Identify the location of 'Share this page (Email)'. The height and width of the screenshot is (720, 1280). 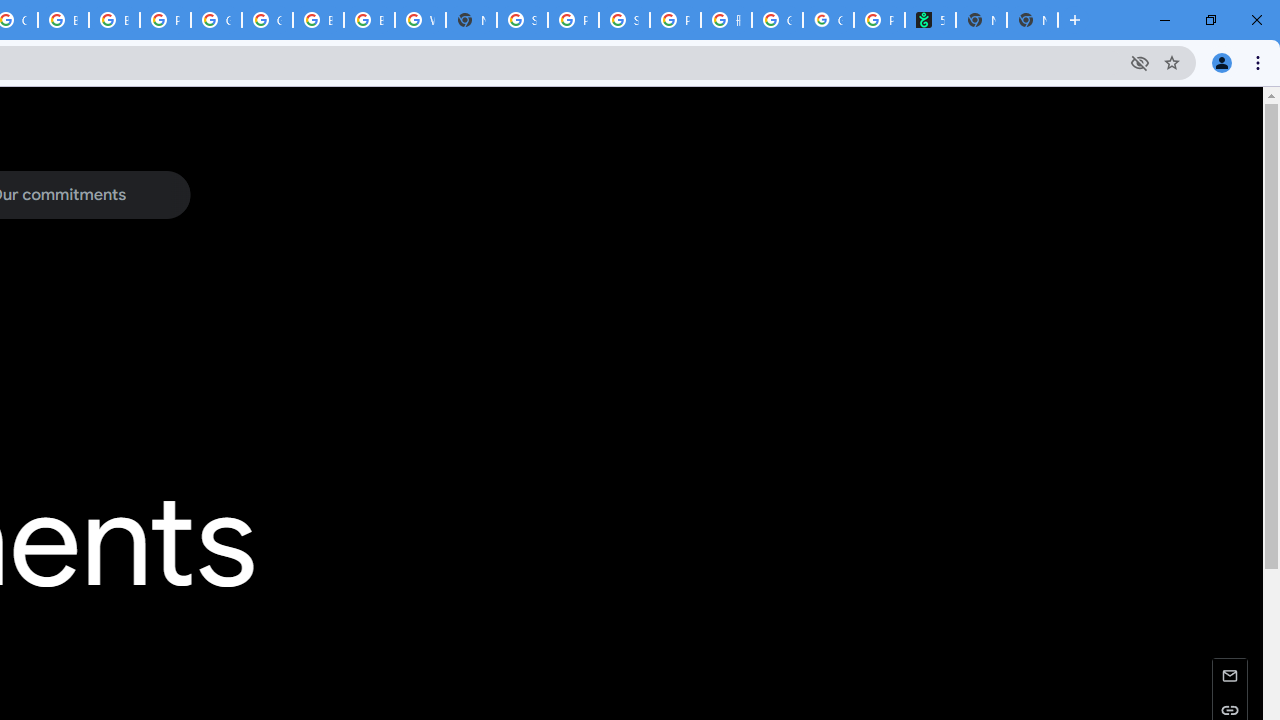
(1229, 675).